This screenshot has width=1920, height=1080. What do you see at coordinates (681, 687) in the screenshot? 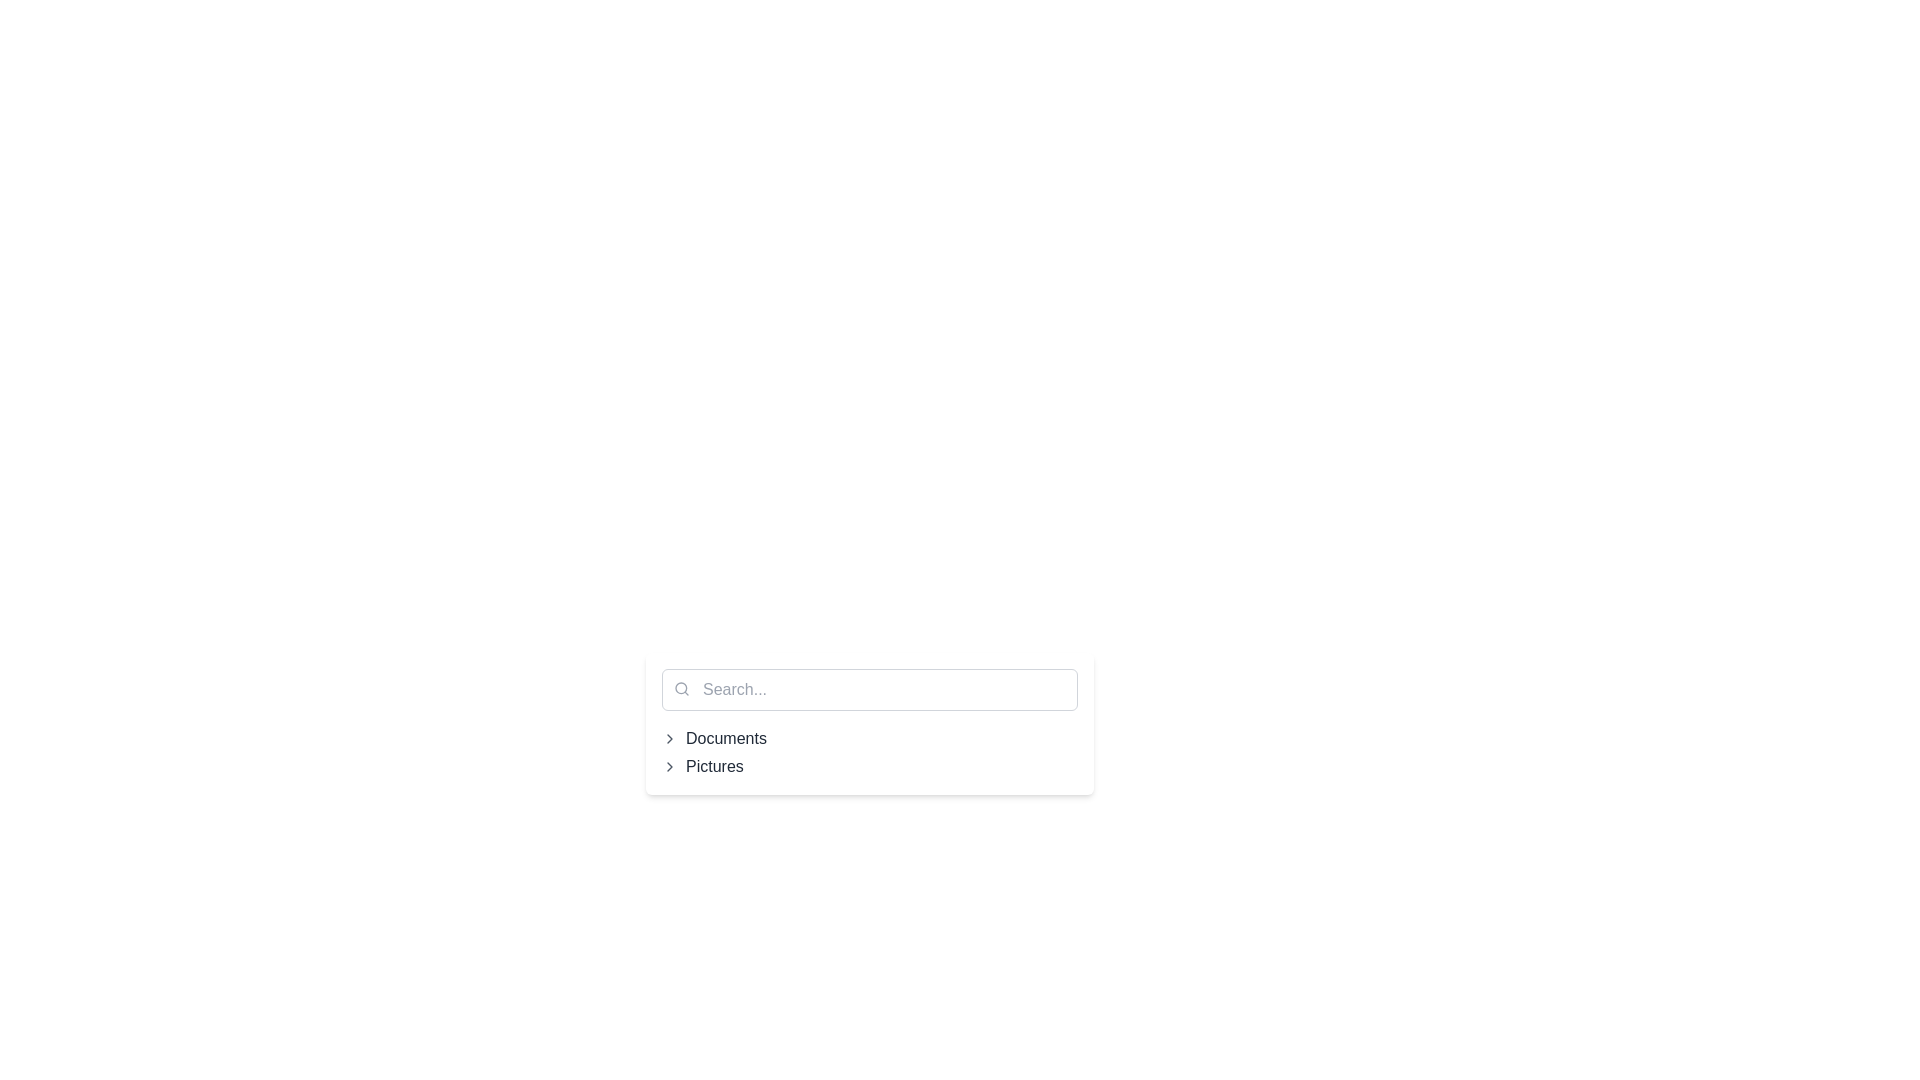
I see `circular component of the search icon located on the left side of the search bar, which is part of its graphical representation` at bounding box center [681, 687].